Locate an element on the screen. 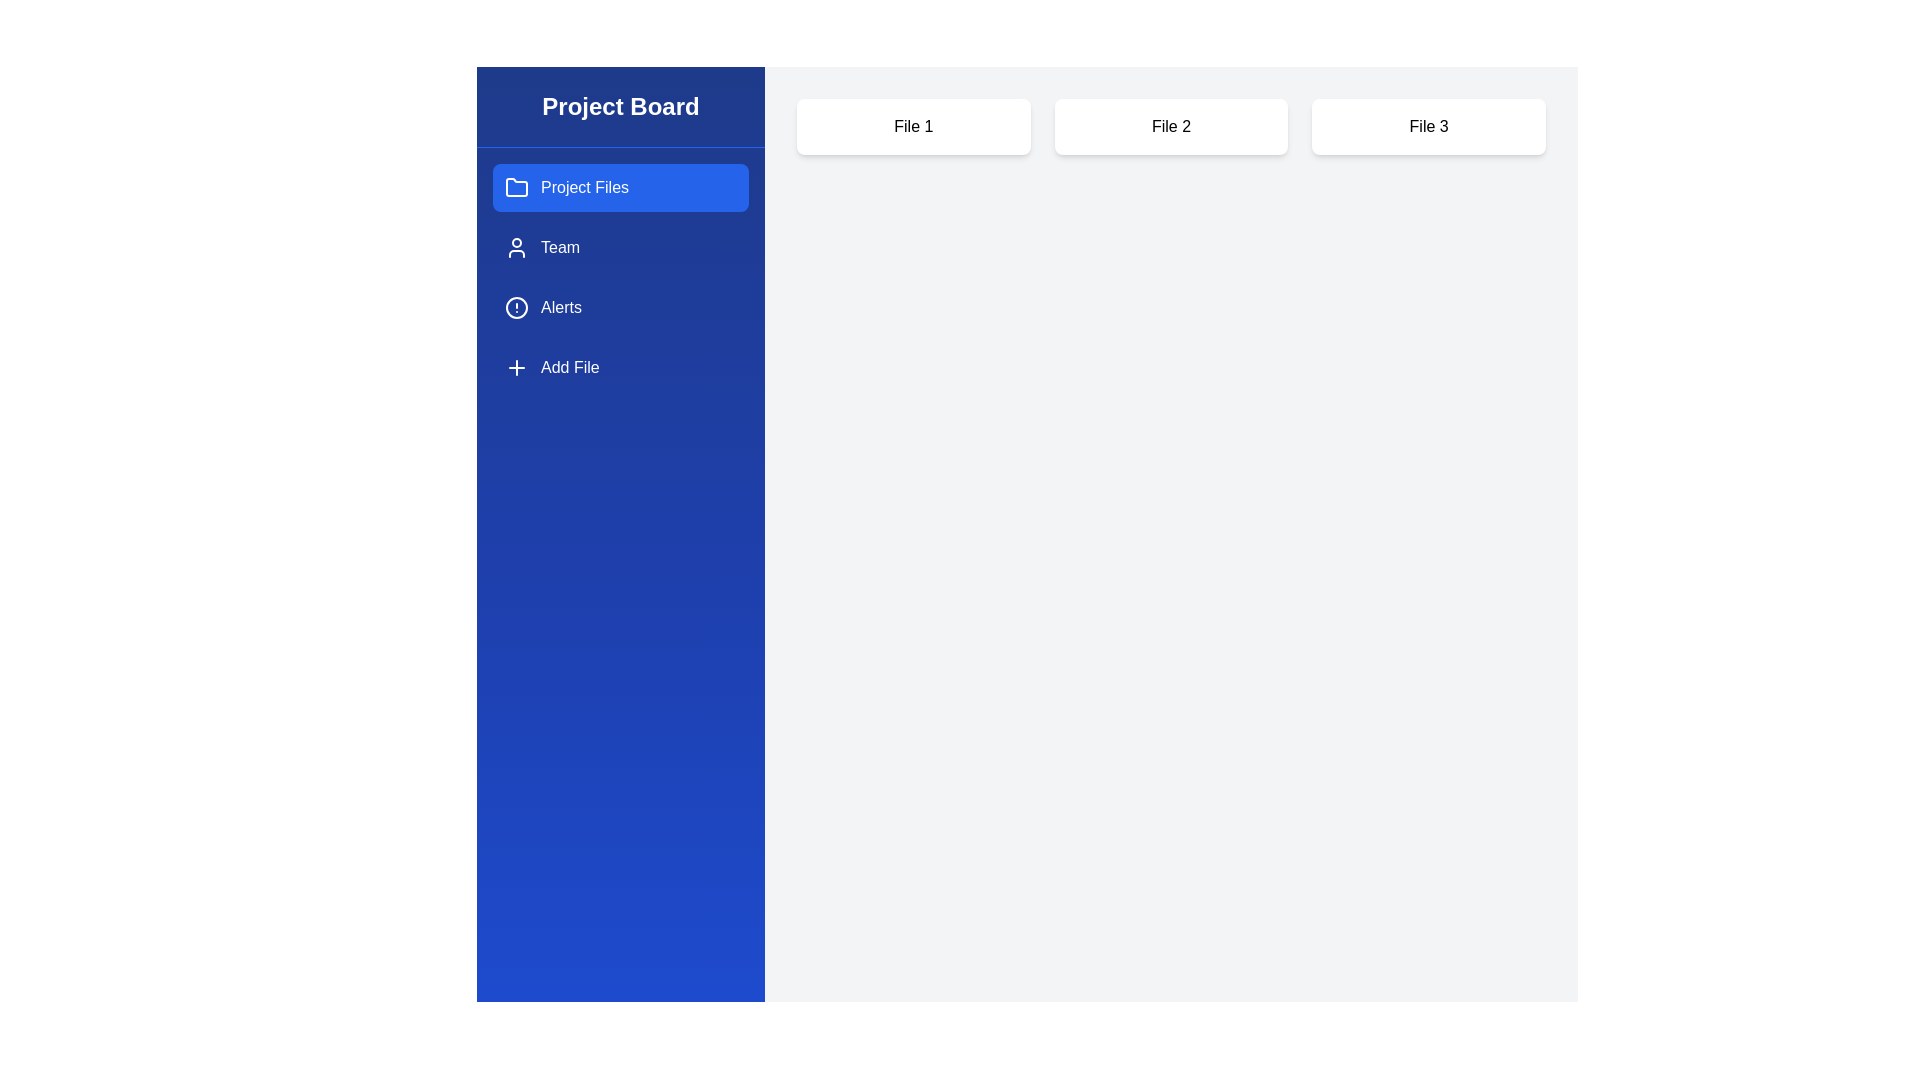 The width and height of the screenshot is (1920, 1080). the icon representing the 'Team' label in the sidebar menu is located at coordinates (517, 246).